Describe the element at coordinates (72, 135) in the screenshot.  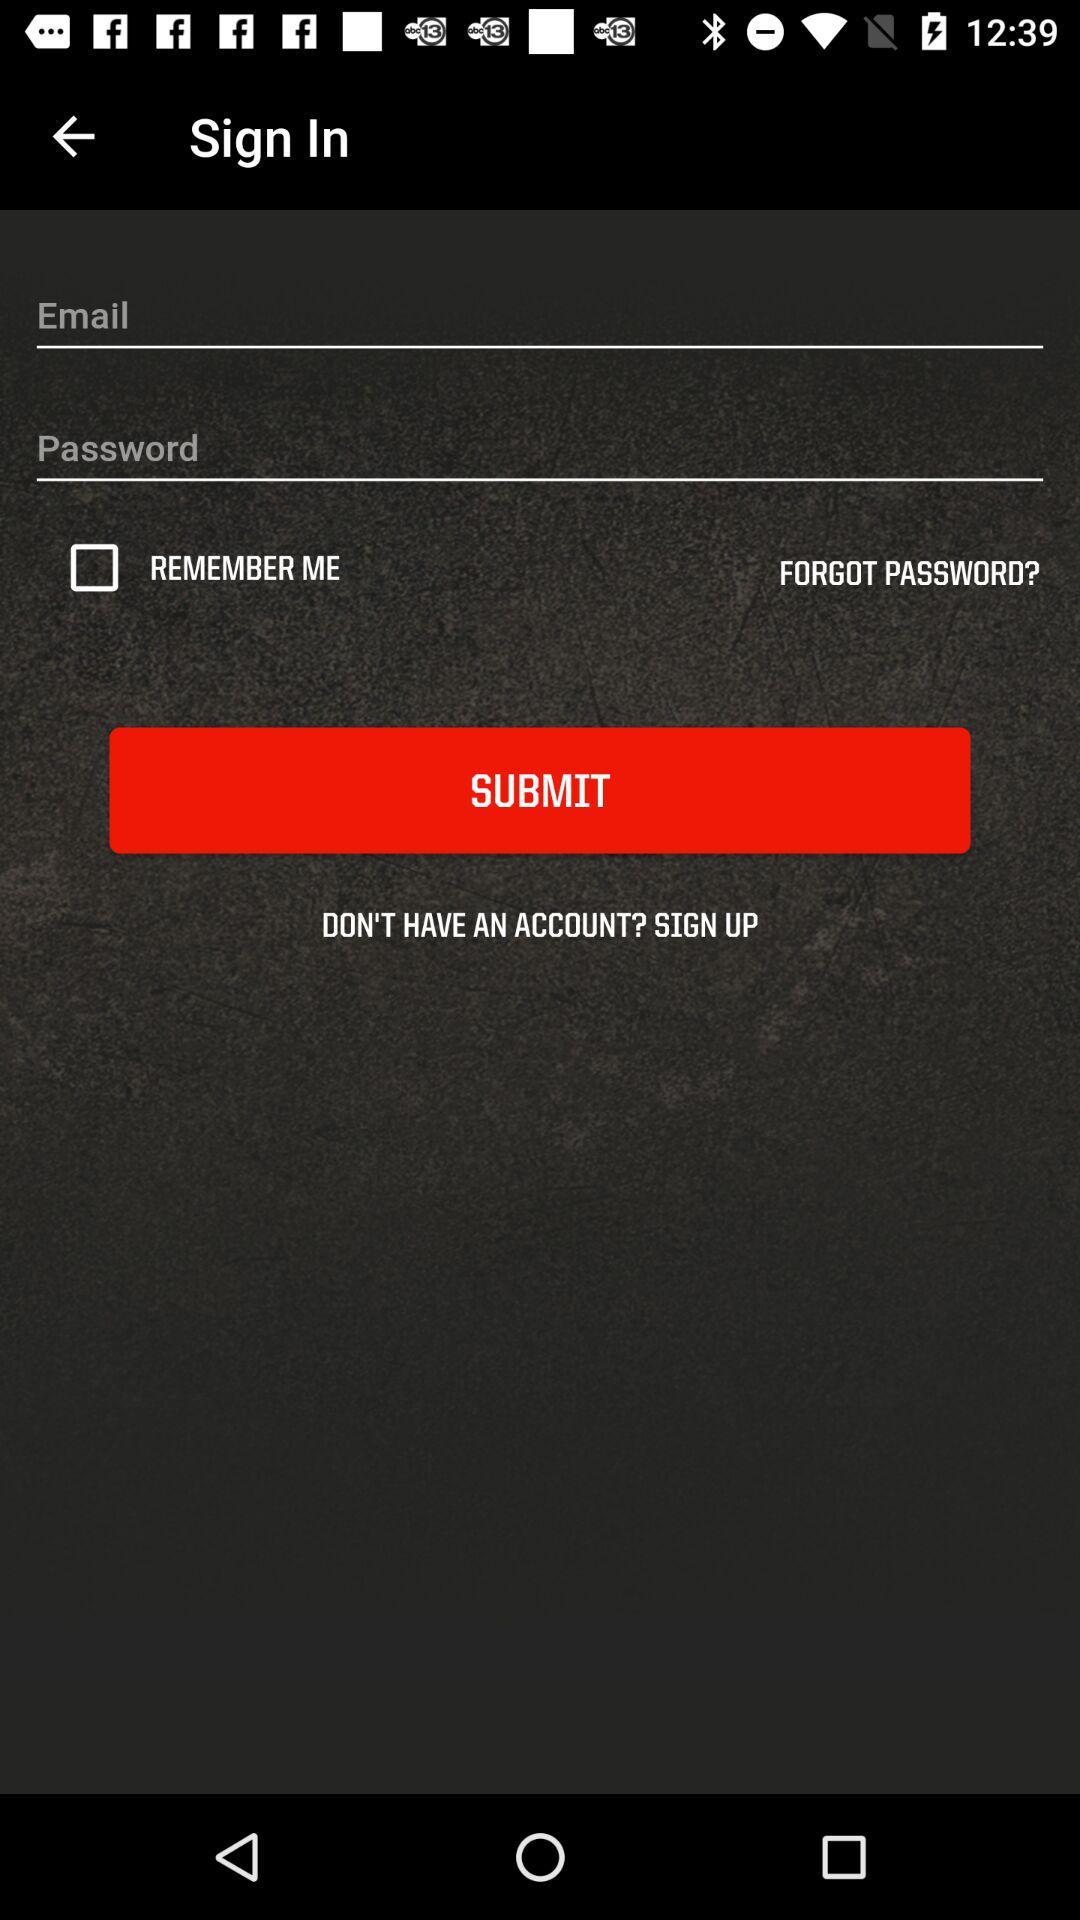
I see `the icon next to the sign in item` at that location.